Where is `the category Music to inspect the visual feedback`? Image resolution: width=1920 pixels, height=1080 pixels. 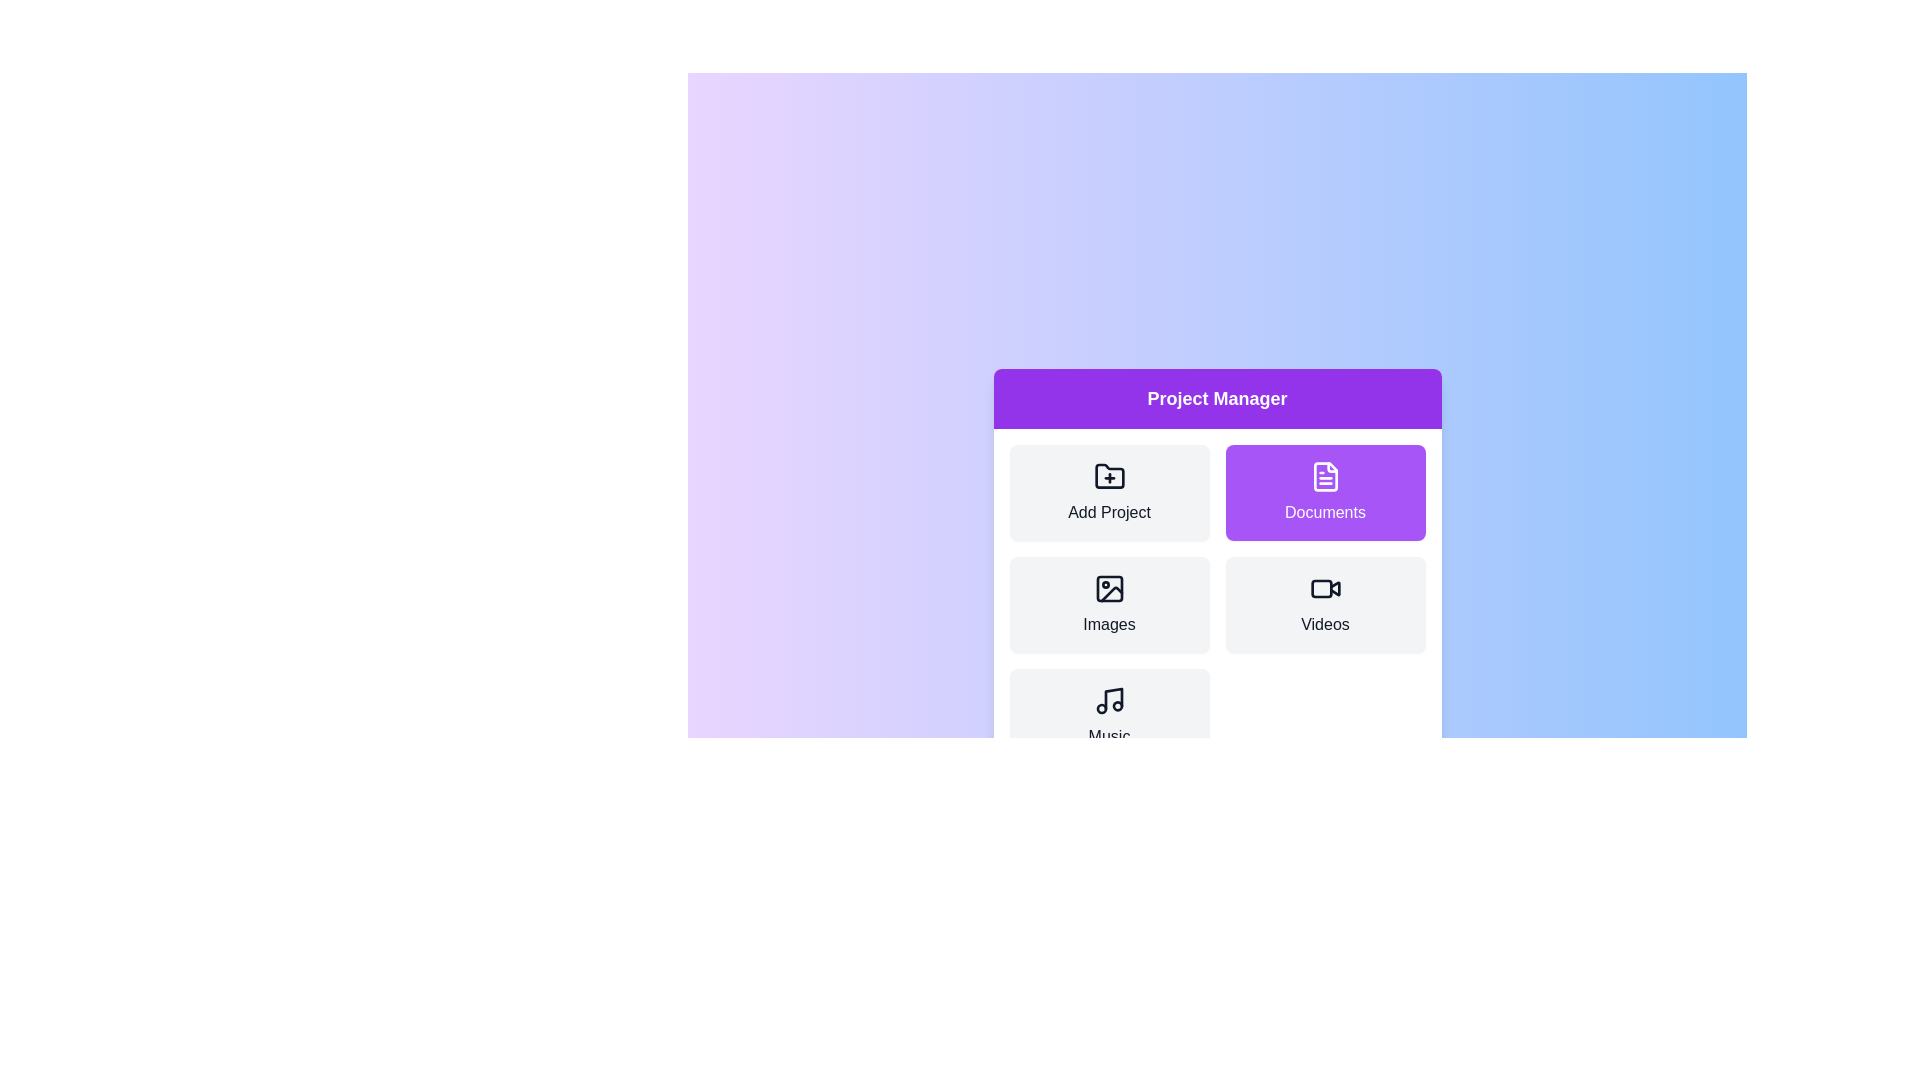 the category Music to inspect the visual feedback is located at coordinates (1108, 716).